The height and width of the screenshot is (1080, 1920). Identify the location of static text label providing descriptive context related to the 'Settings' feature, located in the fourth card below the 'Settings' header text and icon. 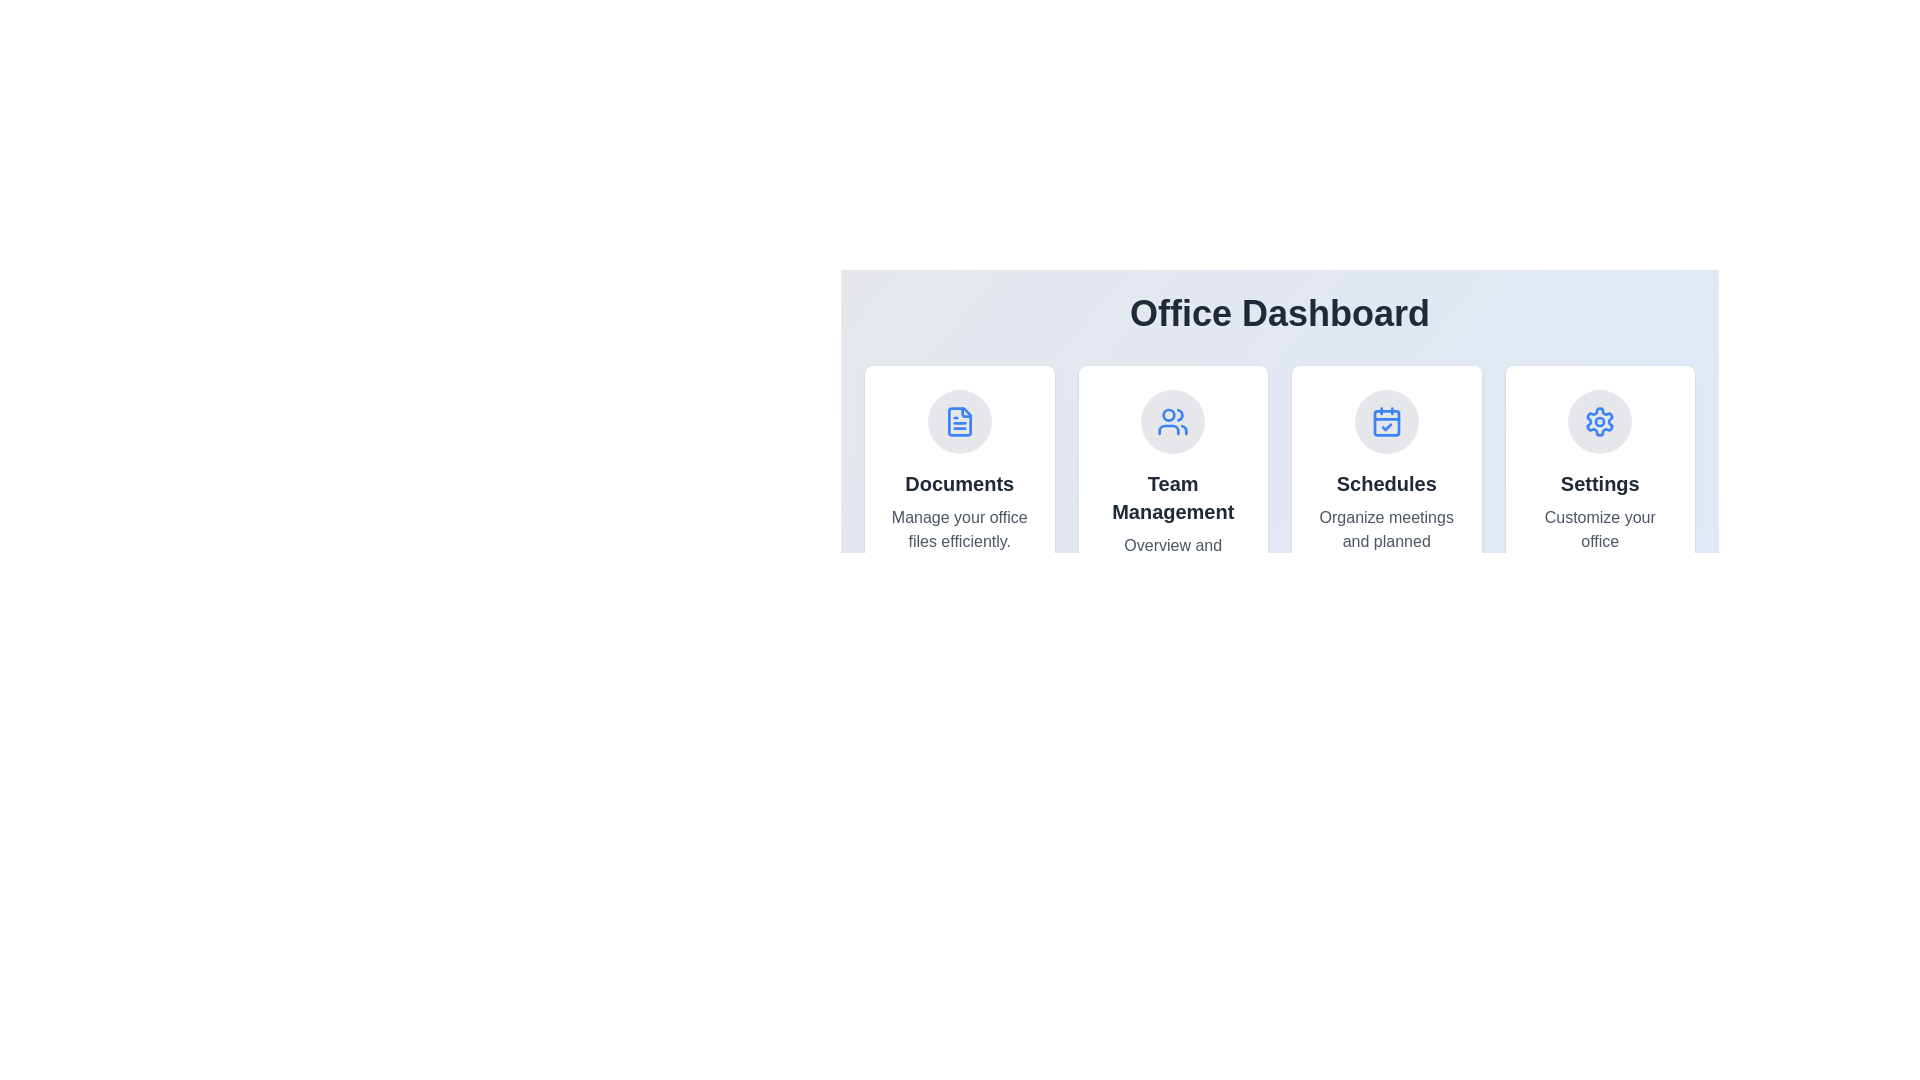
(1600, 542).